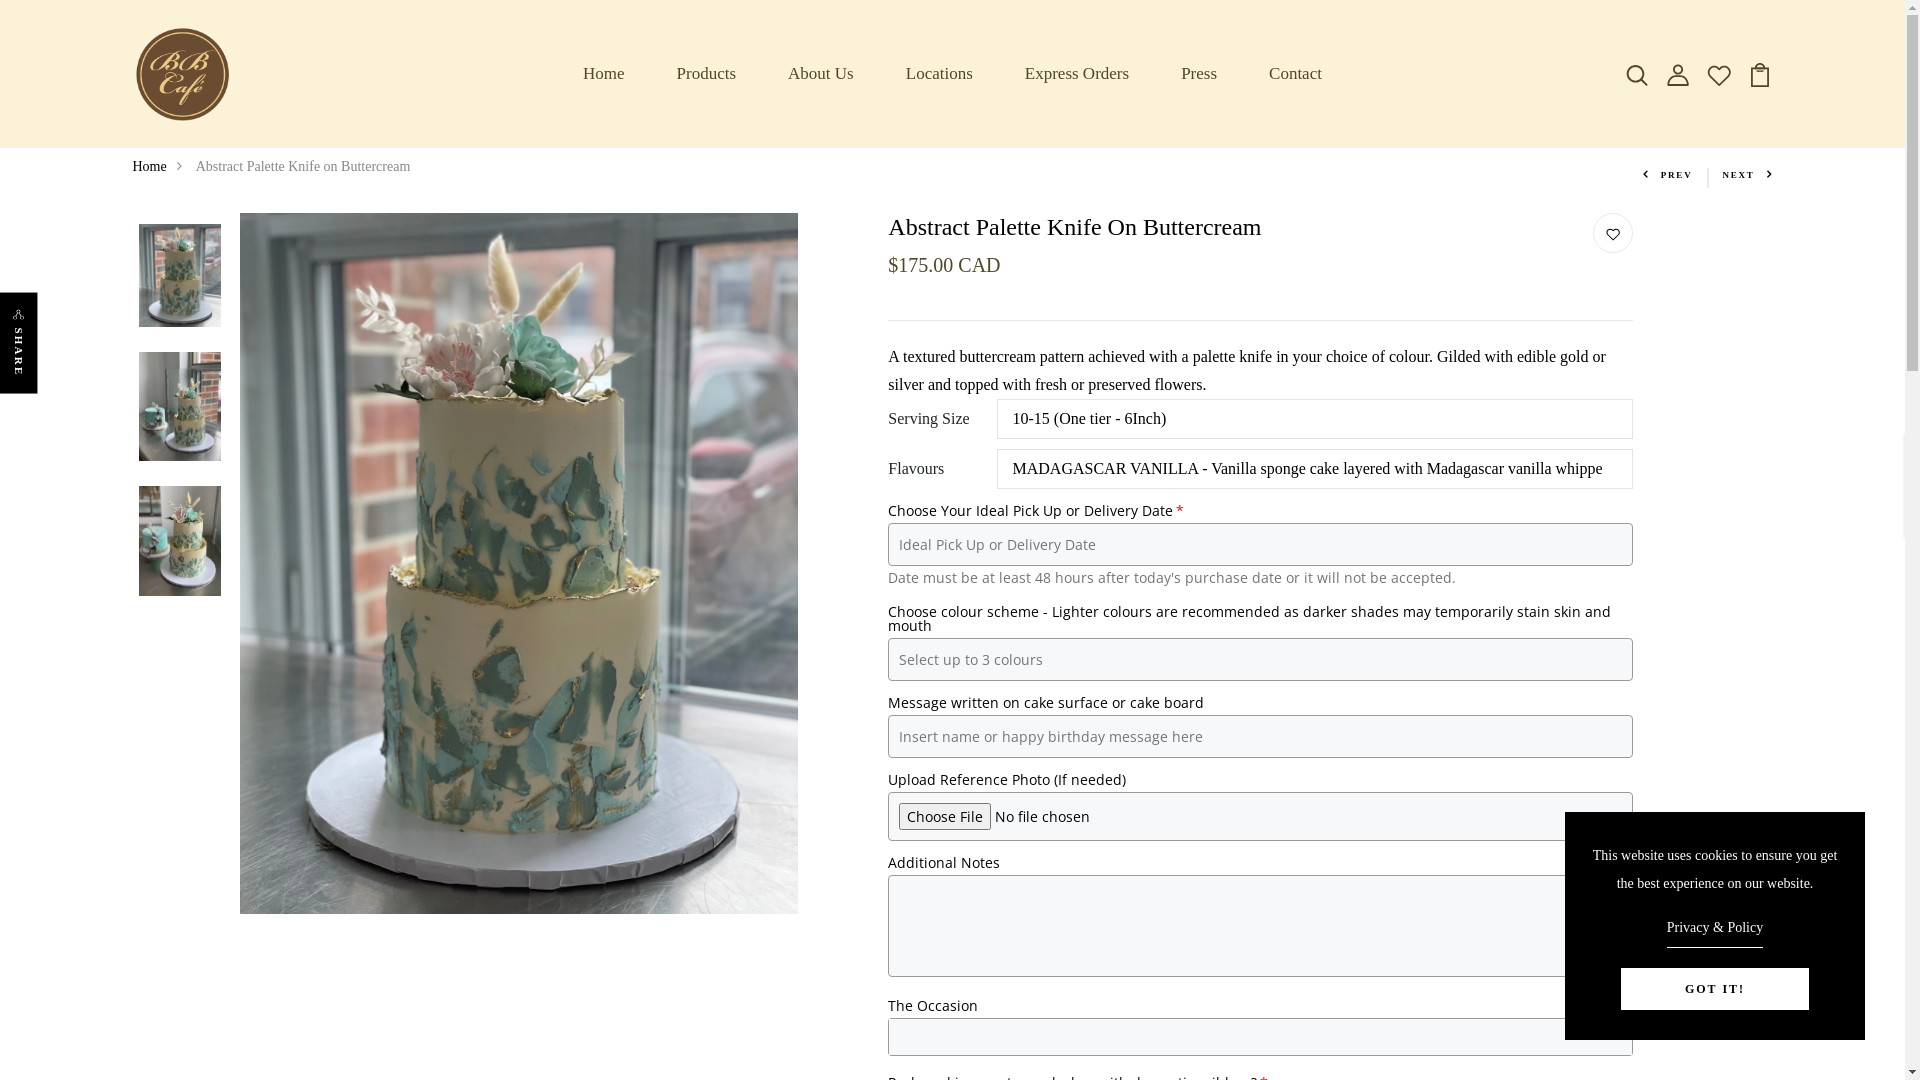 The image size is (1920, 1080). Describe the element at coordinates (820, 72) in the screenshot. I see `'About Us'` at that location.